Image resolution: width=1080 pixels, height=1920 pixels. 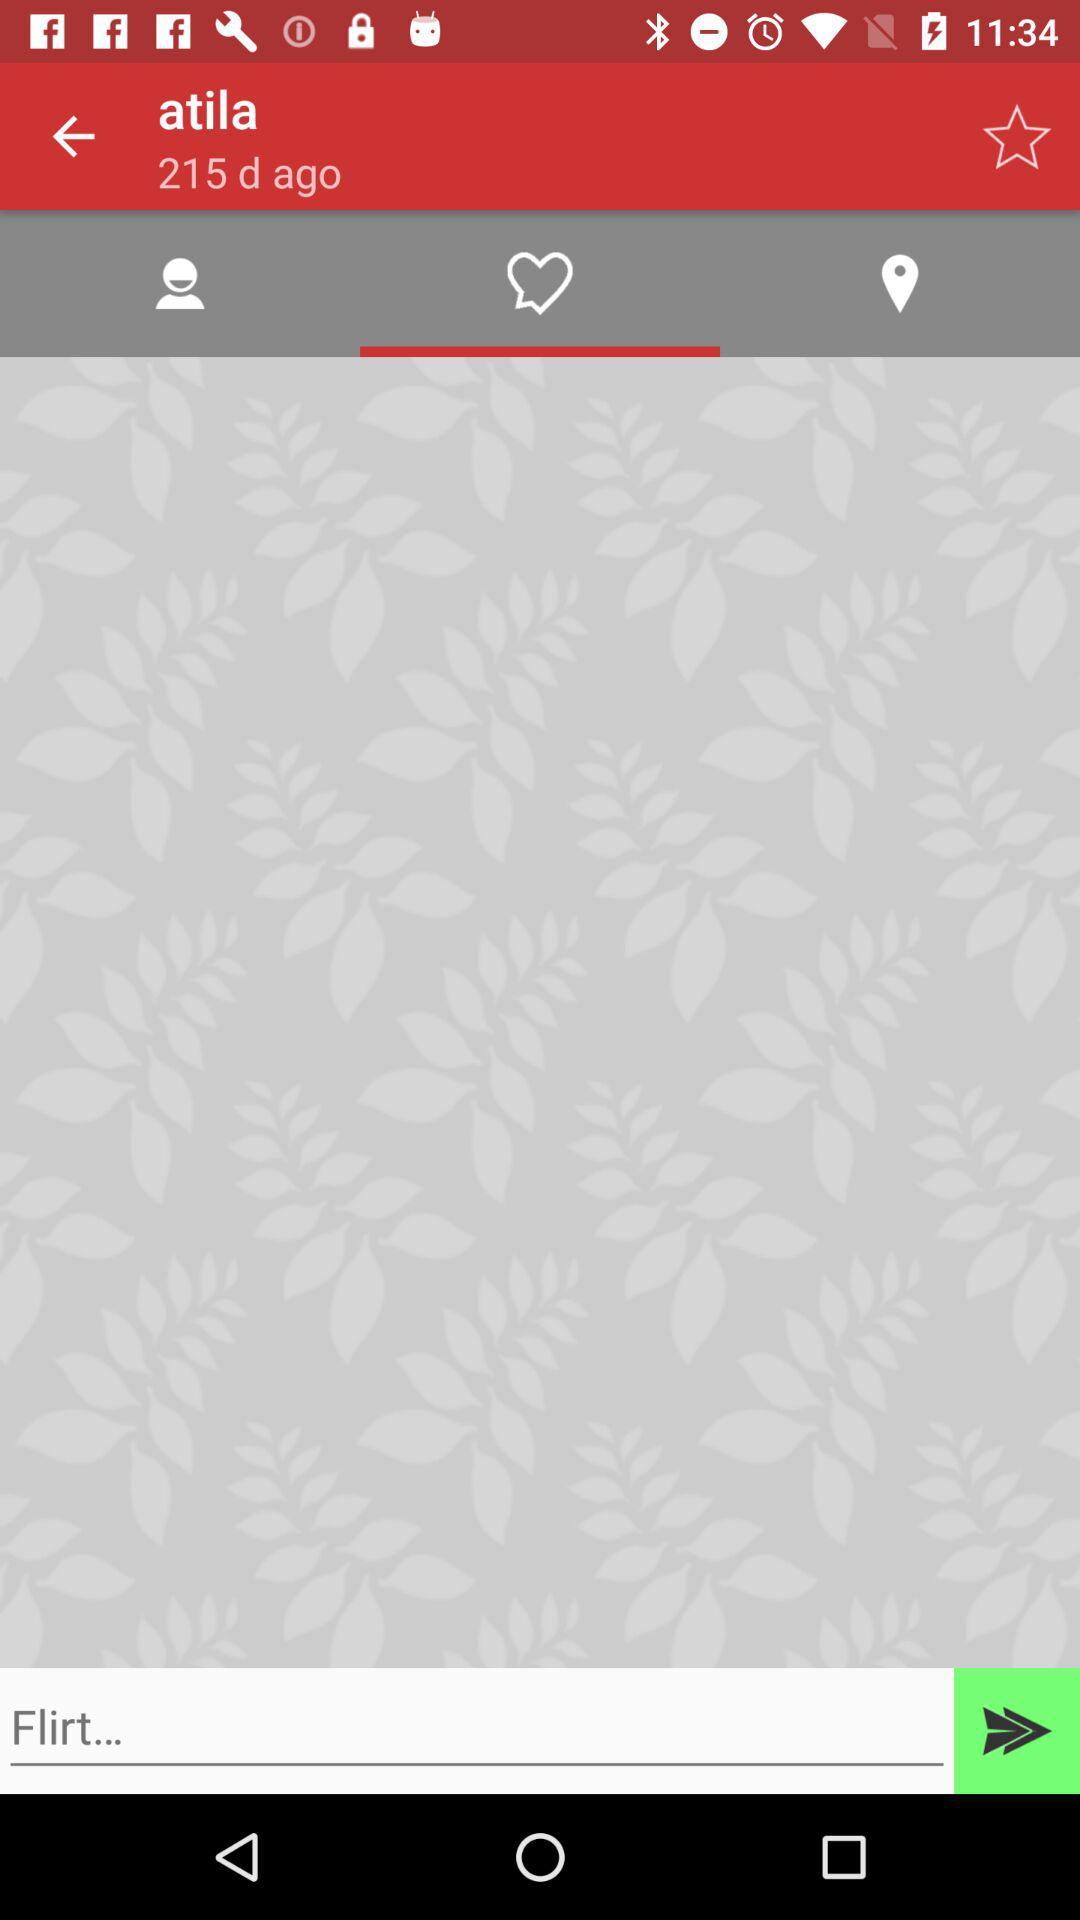 What do you see at coordinates (1017, 1730) in the screenshot?
I see `the send icon` at bounding box center [1017, 1730].